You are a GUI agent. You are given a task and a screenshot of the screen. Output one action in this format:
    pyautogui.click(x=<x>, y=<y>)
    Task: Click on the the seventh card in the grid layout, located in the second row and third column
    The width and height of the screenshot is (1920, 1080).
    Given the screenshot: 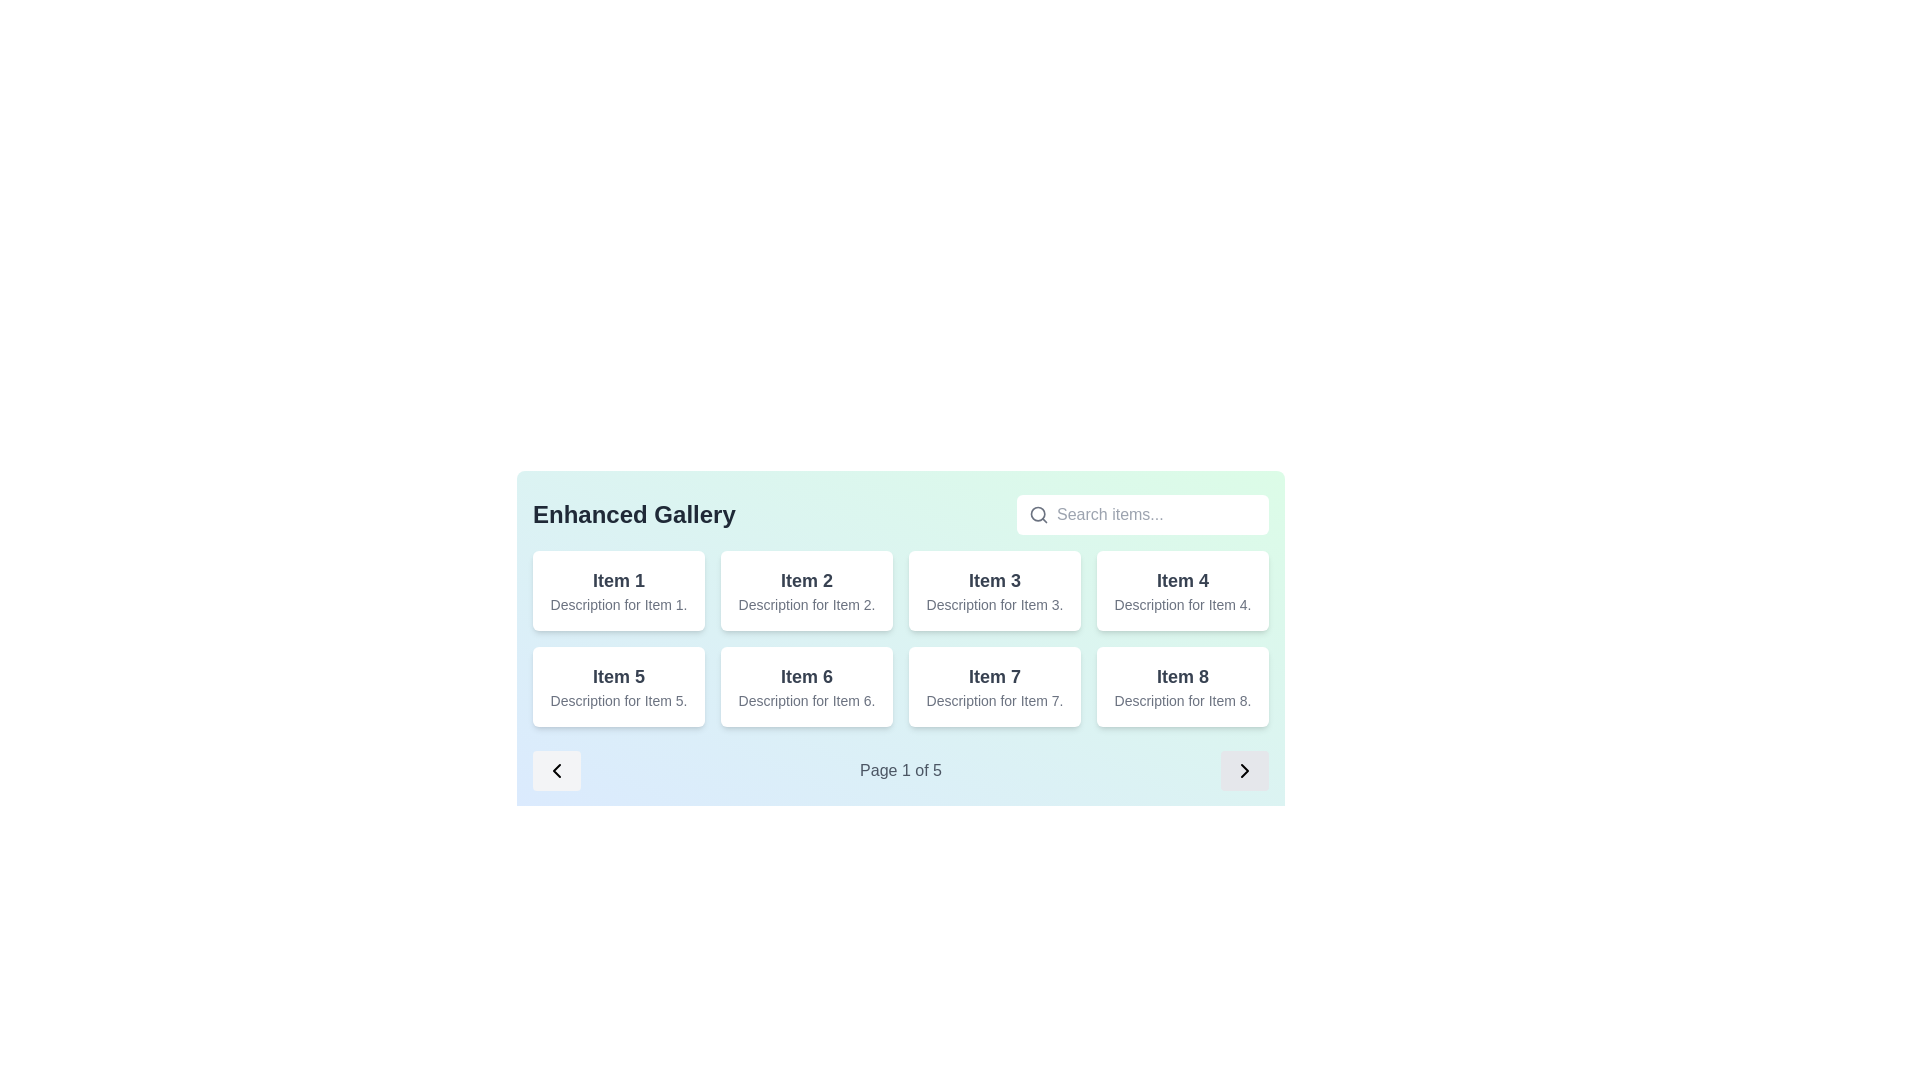 What is the action you would take?
    pyautogui.click(x=994, y=685)
    